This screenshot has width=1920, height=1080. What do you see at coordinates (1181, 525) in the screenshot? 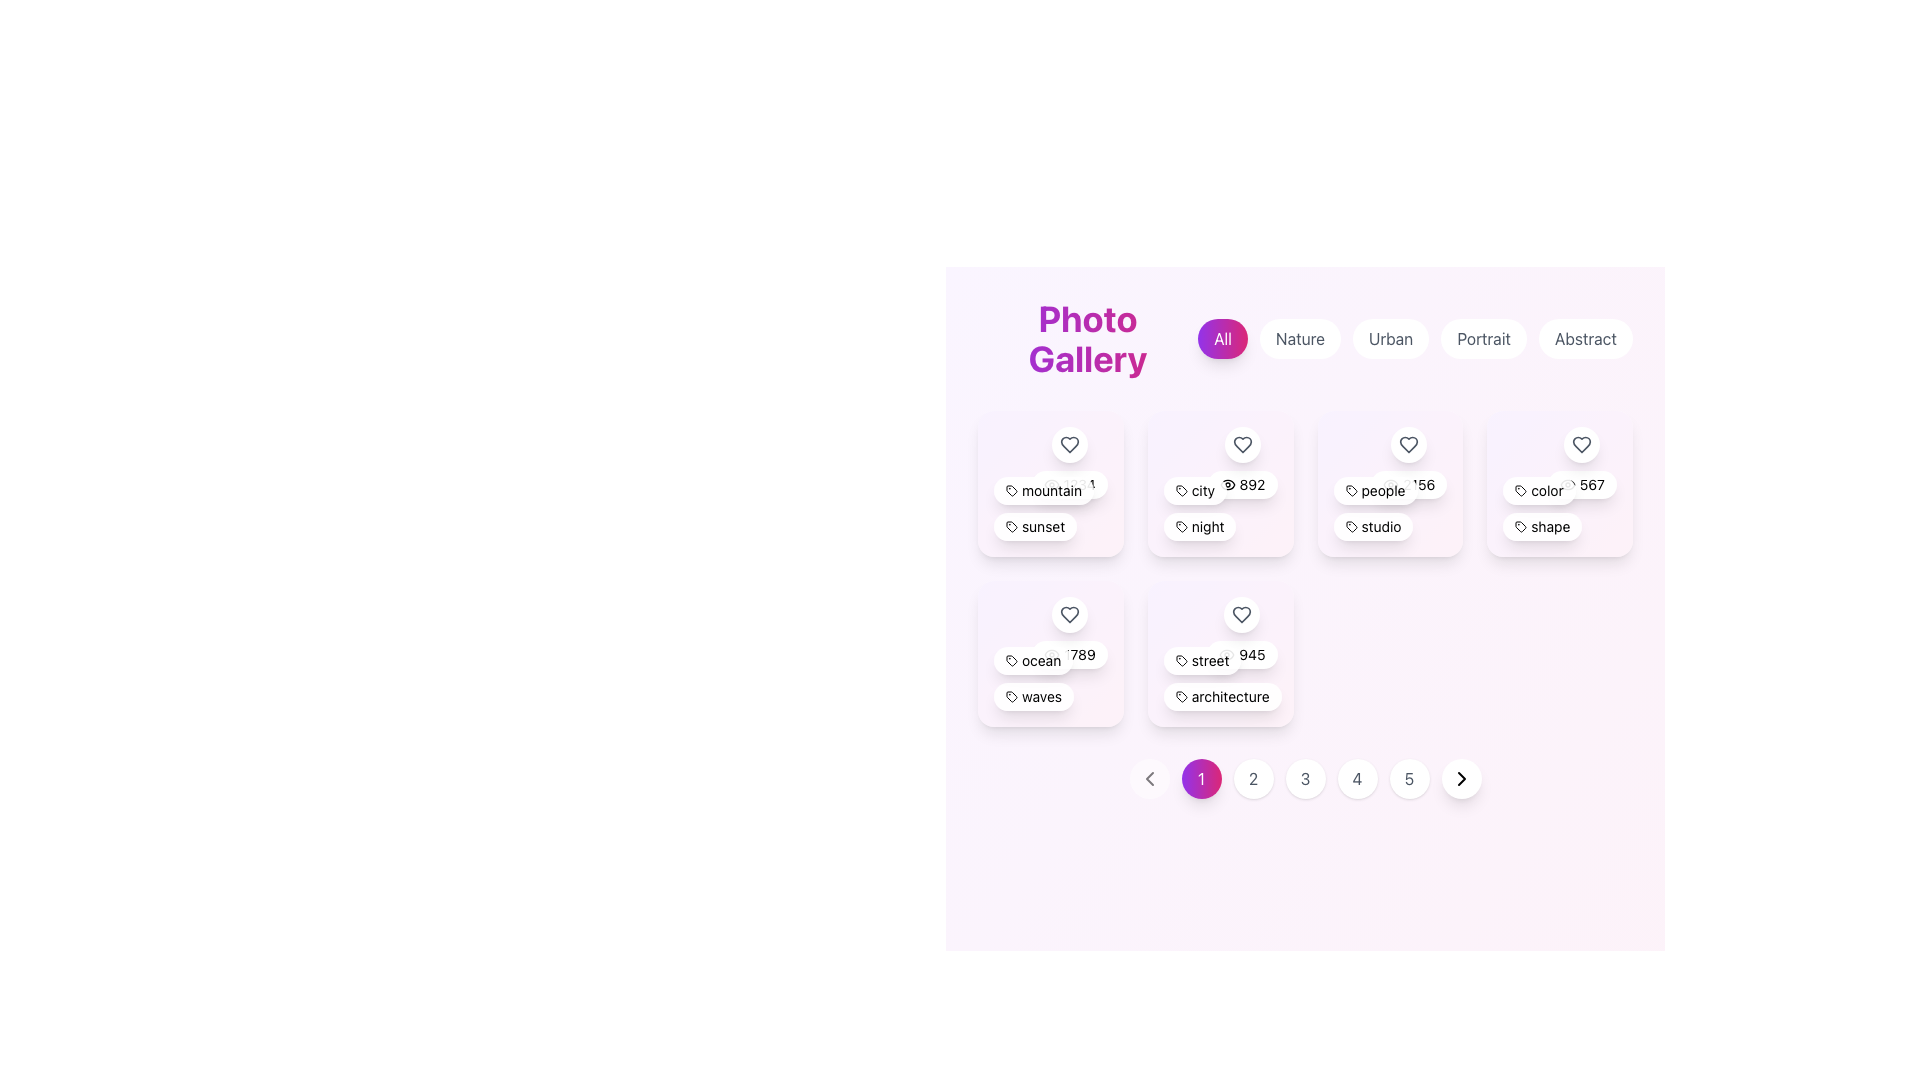
I see `the small tag icon resembling a price tag or label located near the text label 'night' in the photo gallery interface` at bounding box center [1181, 525].